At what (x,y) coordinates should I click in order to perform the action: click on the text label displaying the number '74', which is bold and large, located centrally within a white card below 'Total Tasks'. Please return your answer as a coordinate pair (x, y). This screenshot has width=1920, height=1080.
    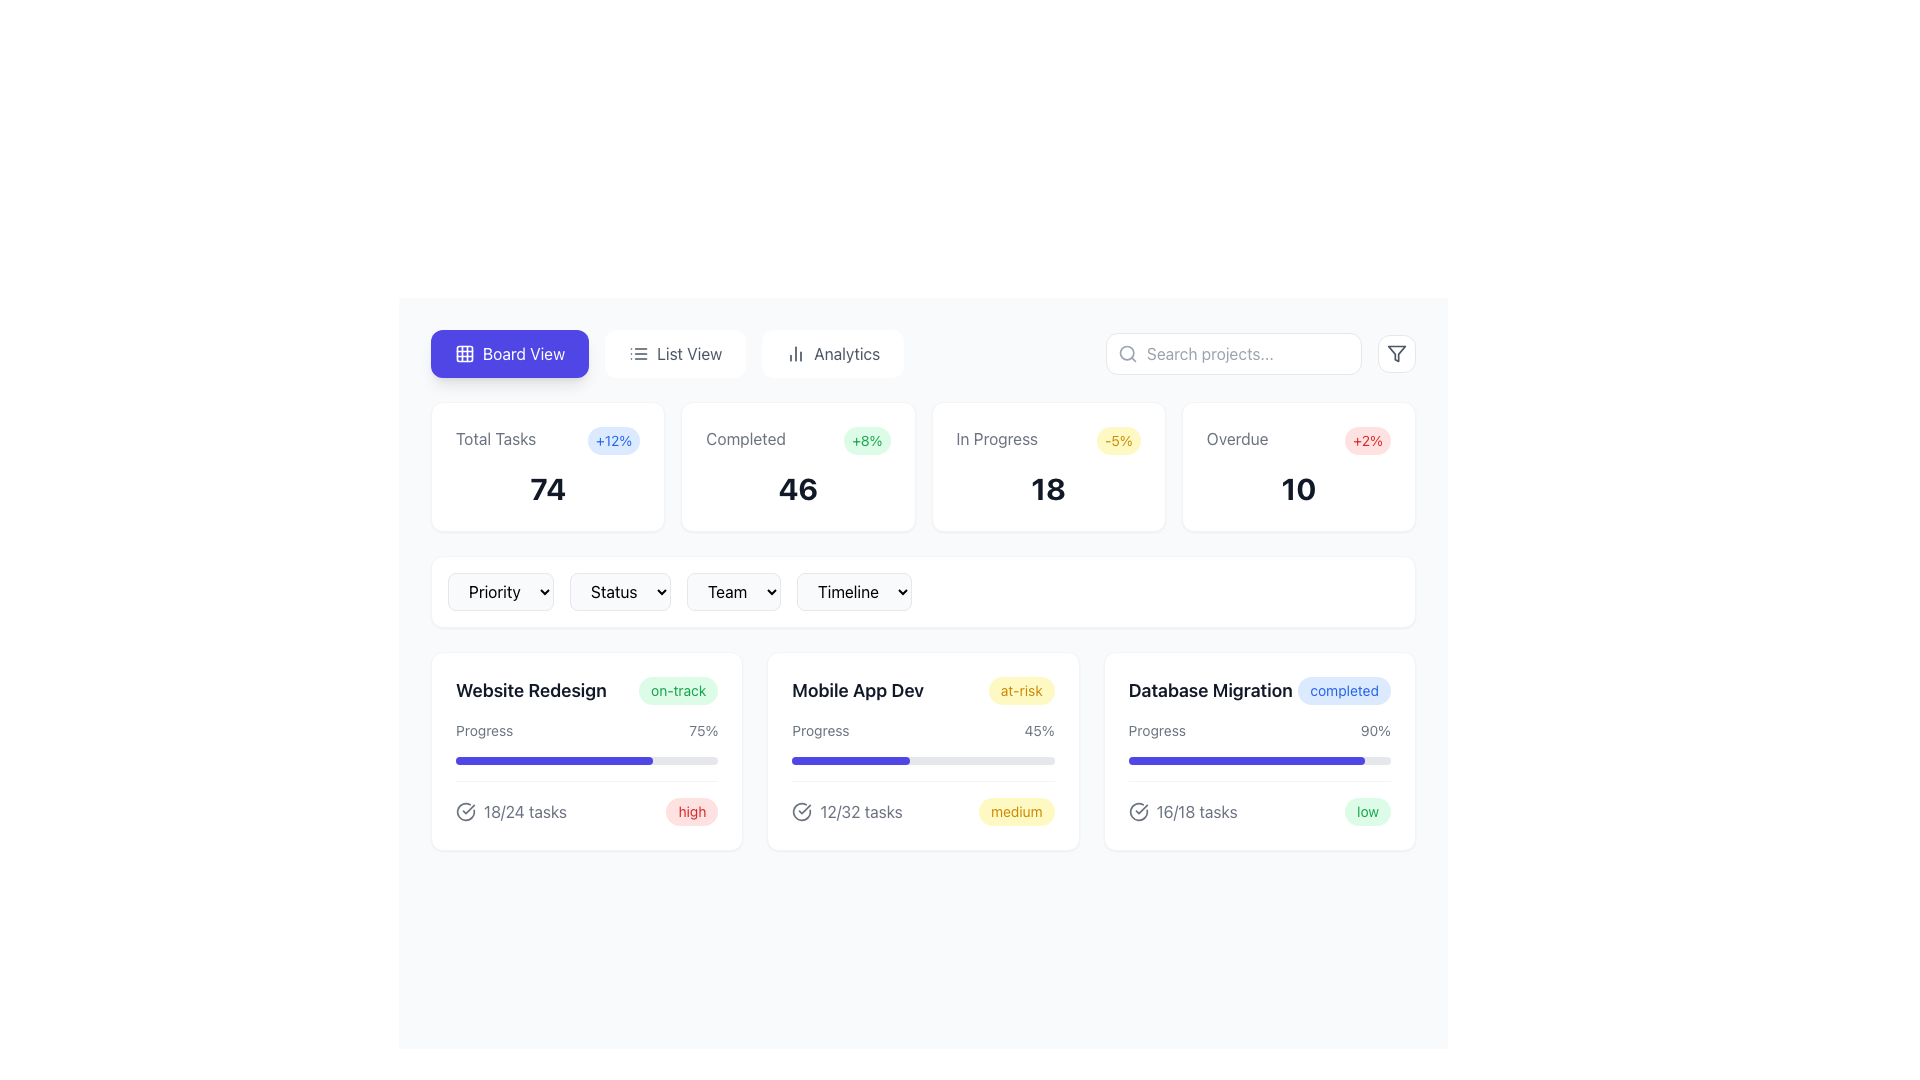
    Looking at the image, I should click on (548, 489).